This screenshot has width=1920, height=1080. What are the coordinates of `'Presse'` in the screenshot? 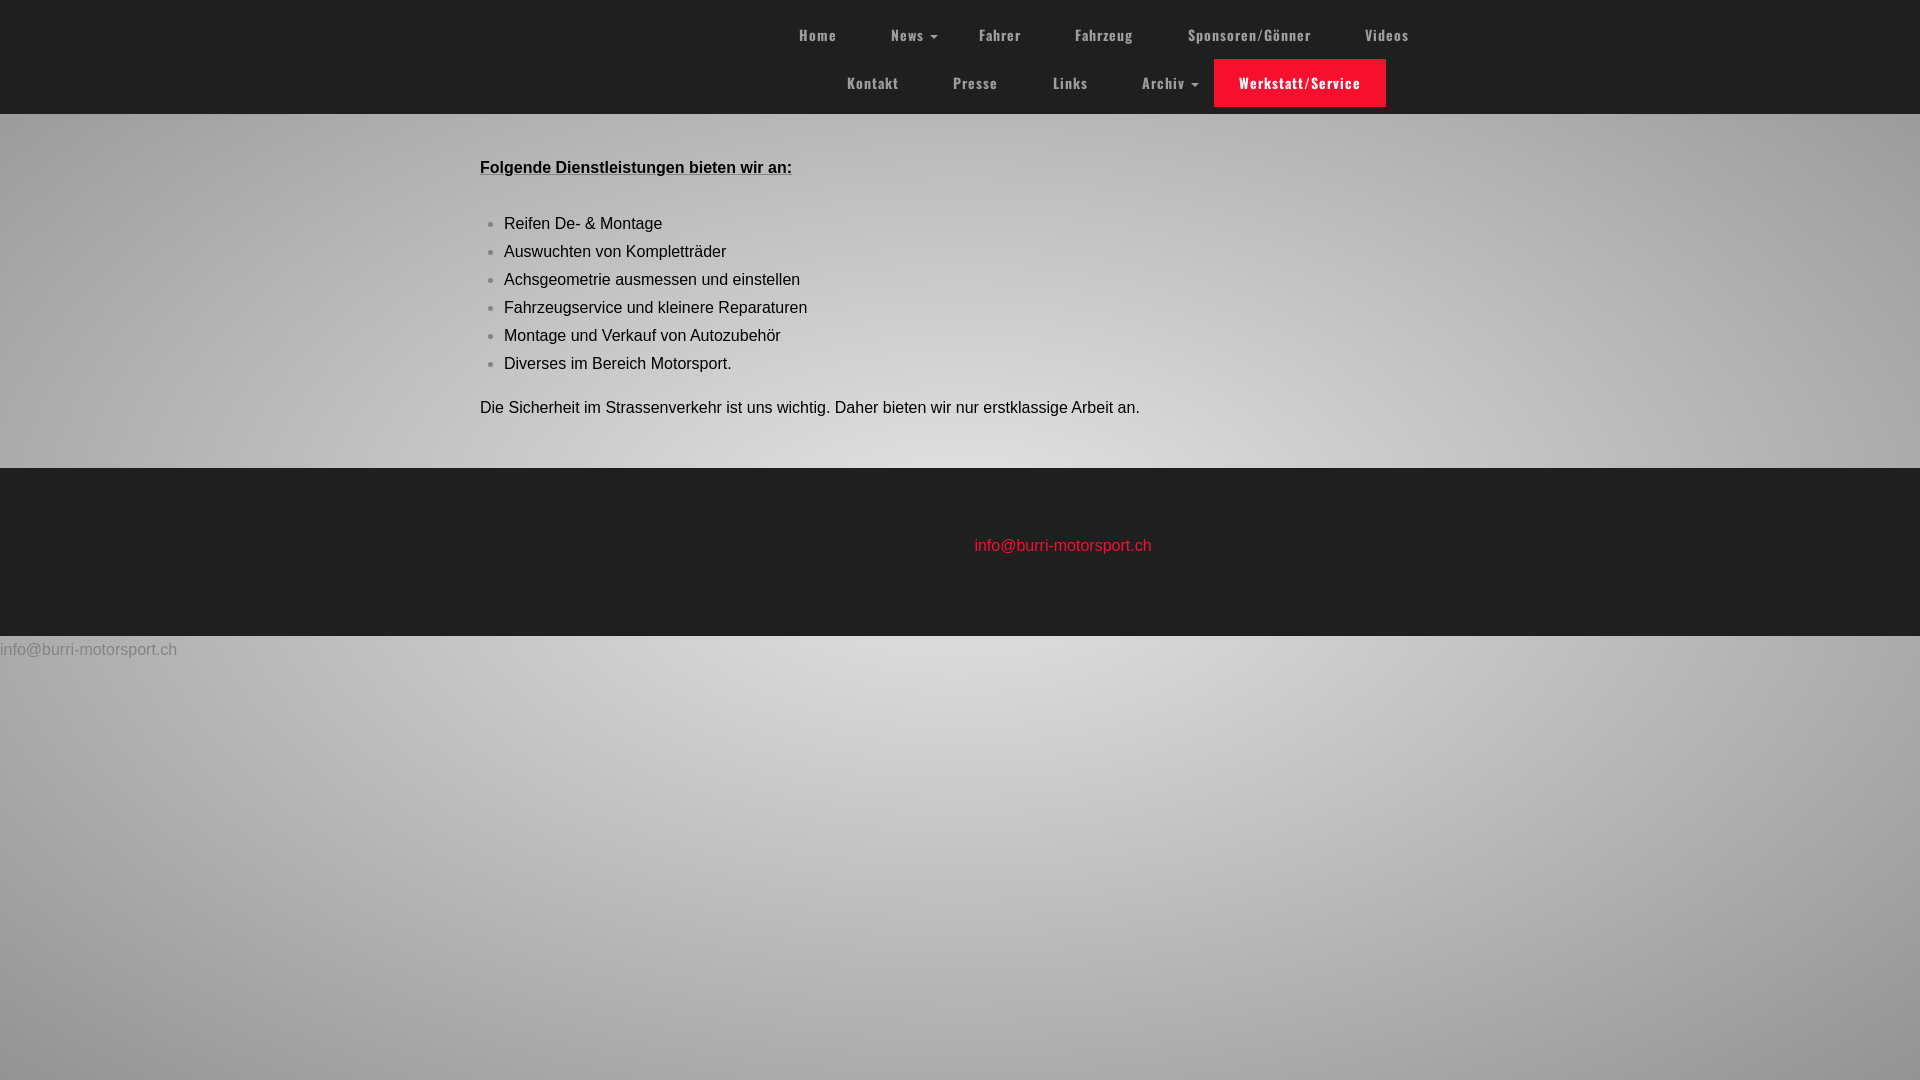 It's located at (975, 82).